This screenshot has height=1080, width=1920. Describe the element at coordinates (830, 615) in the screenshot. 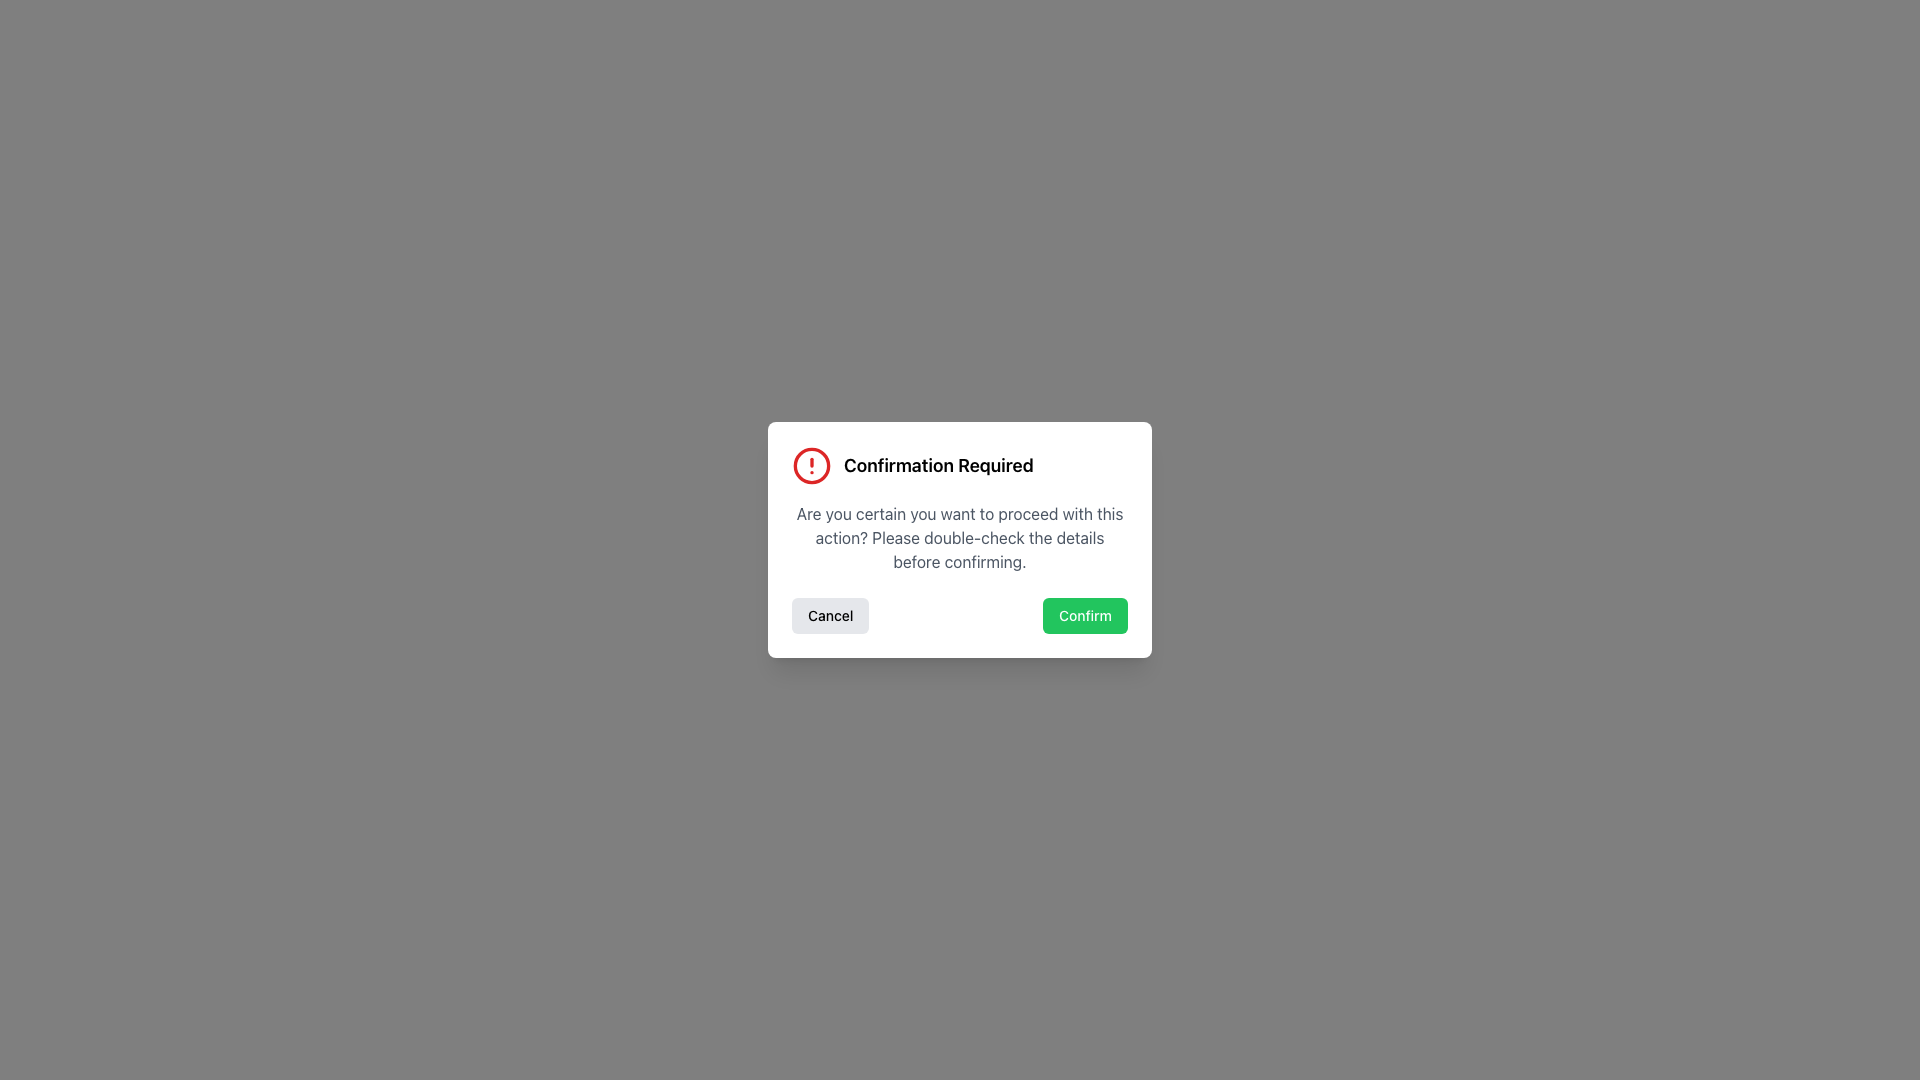

I see `the cancel button located in the bottom-left portion of the dialog box` at that location.